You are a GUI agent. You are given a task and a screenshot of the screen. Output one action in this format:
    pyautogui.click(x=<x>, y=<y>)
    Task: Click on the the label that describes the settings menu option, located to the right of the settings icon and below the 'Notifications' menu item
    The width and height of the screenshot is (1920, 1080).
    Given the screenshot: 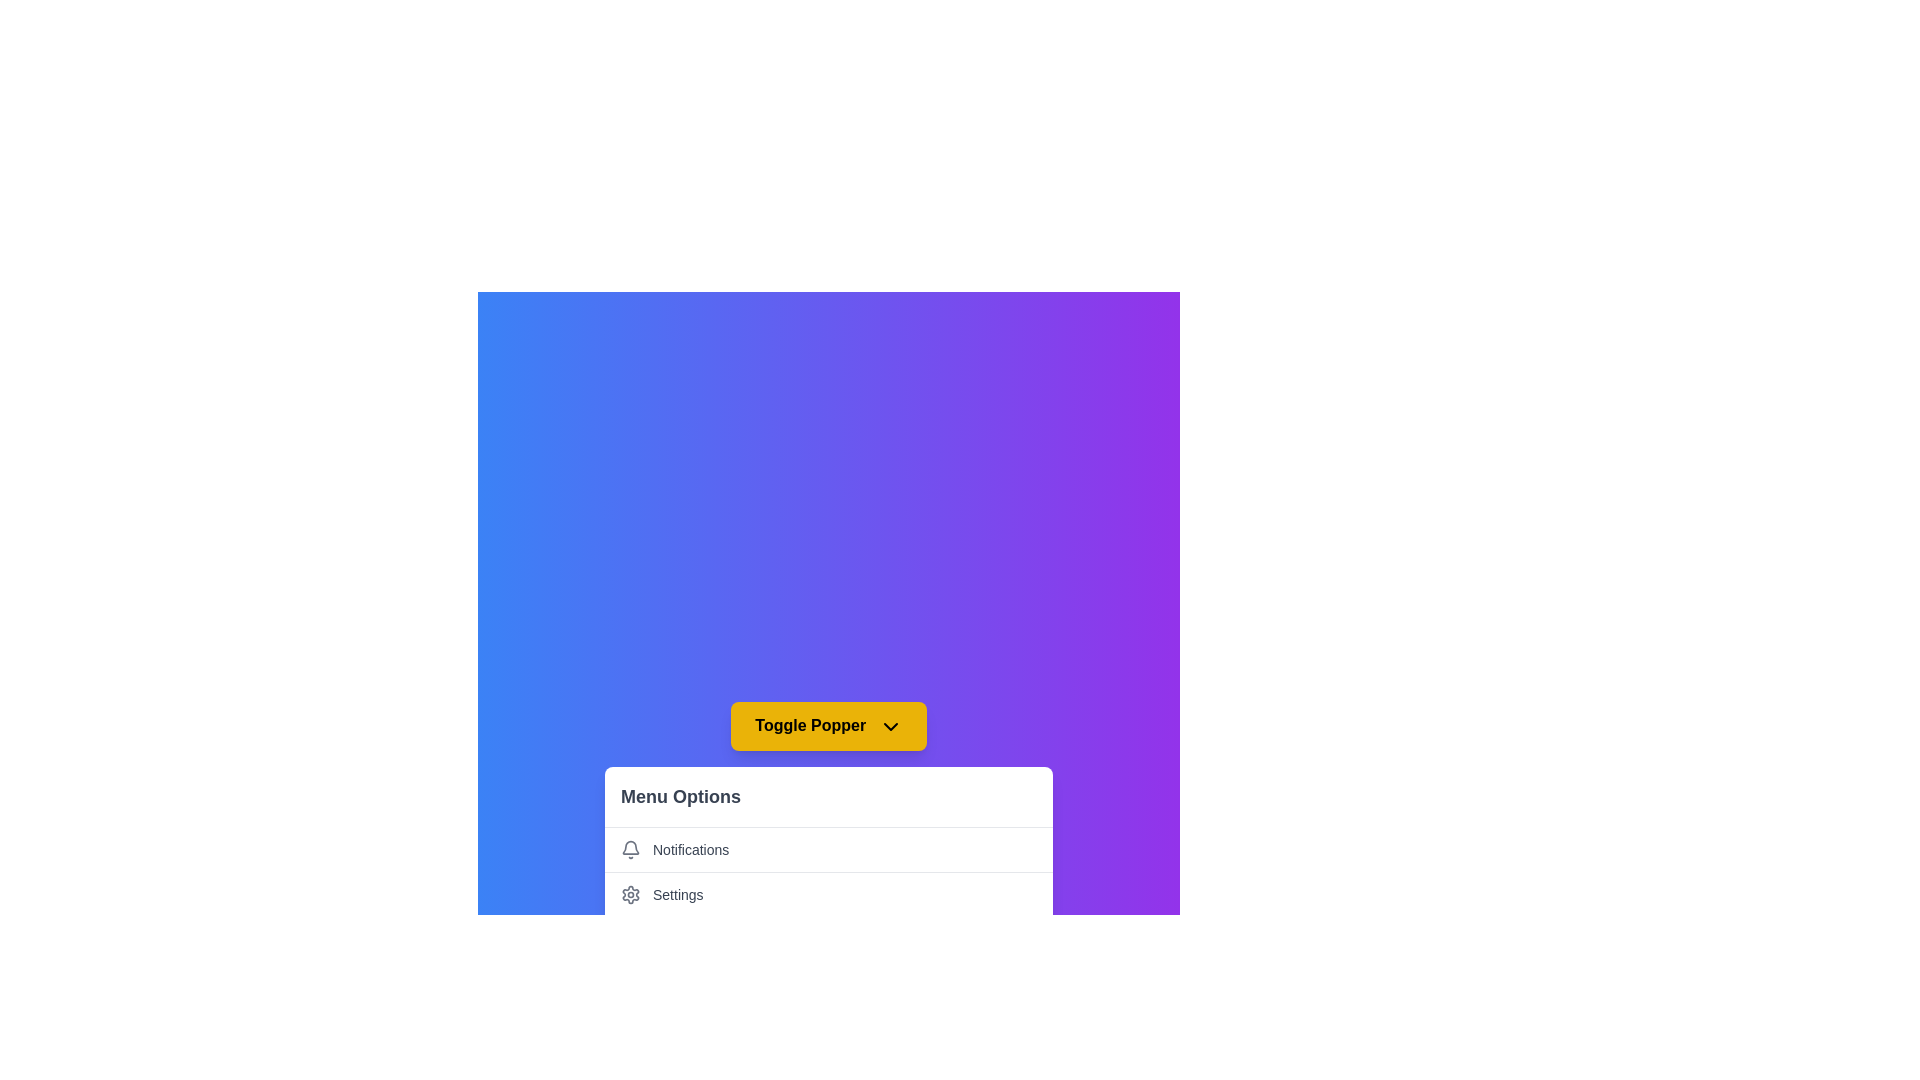 What is the action you would take?
    pyautogui.click(x=678, y=893)
    